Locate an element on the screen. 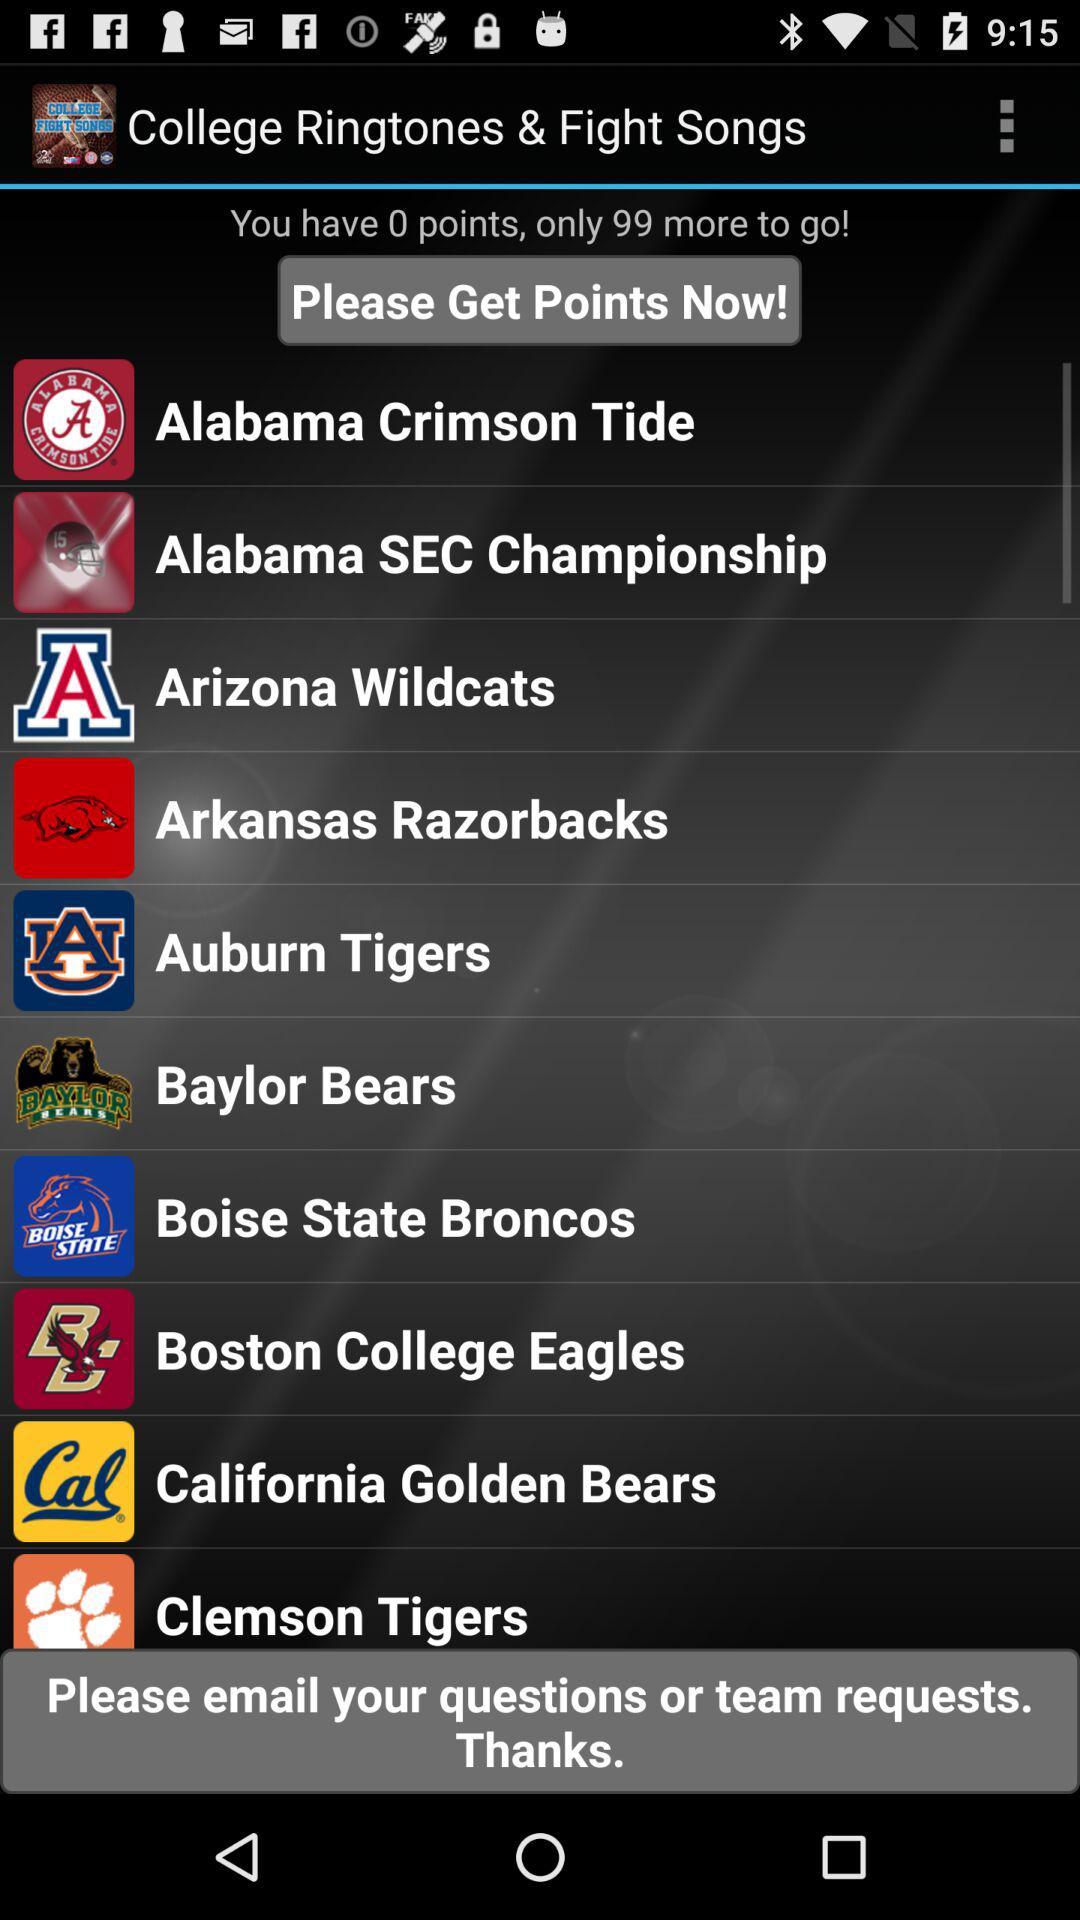  item below the alabama crimson tide icon is located at coordinates (491, 552).